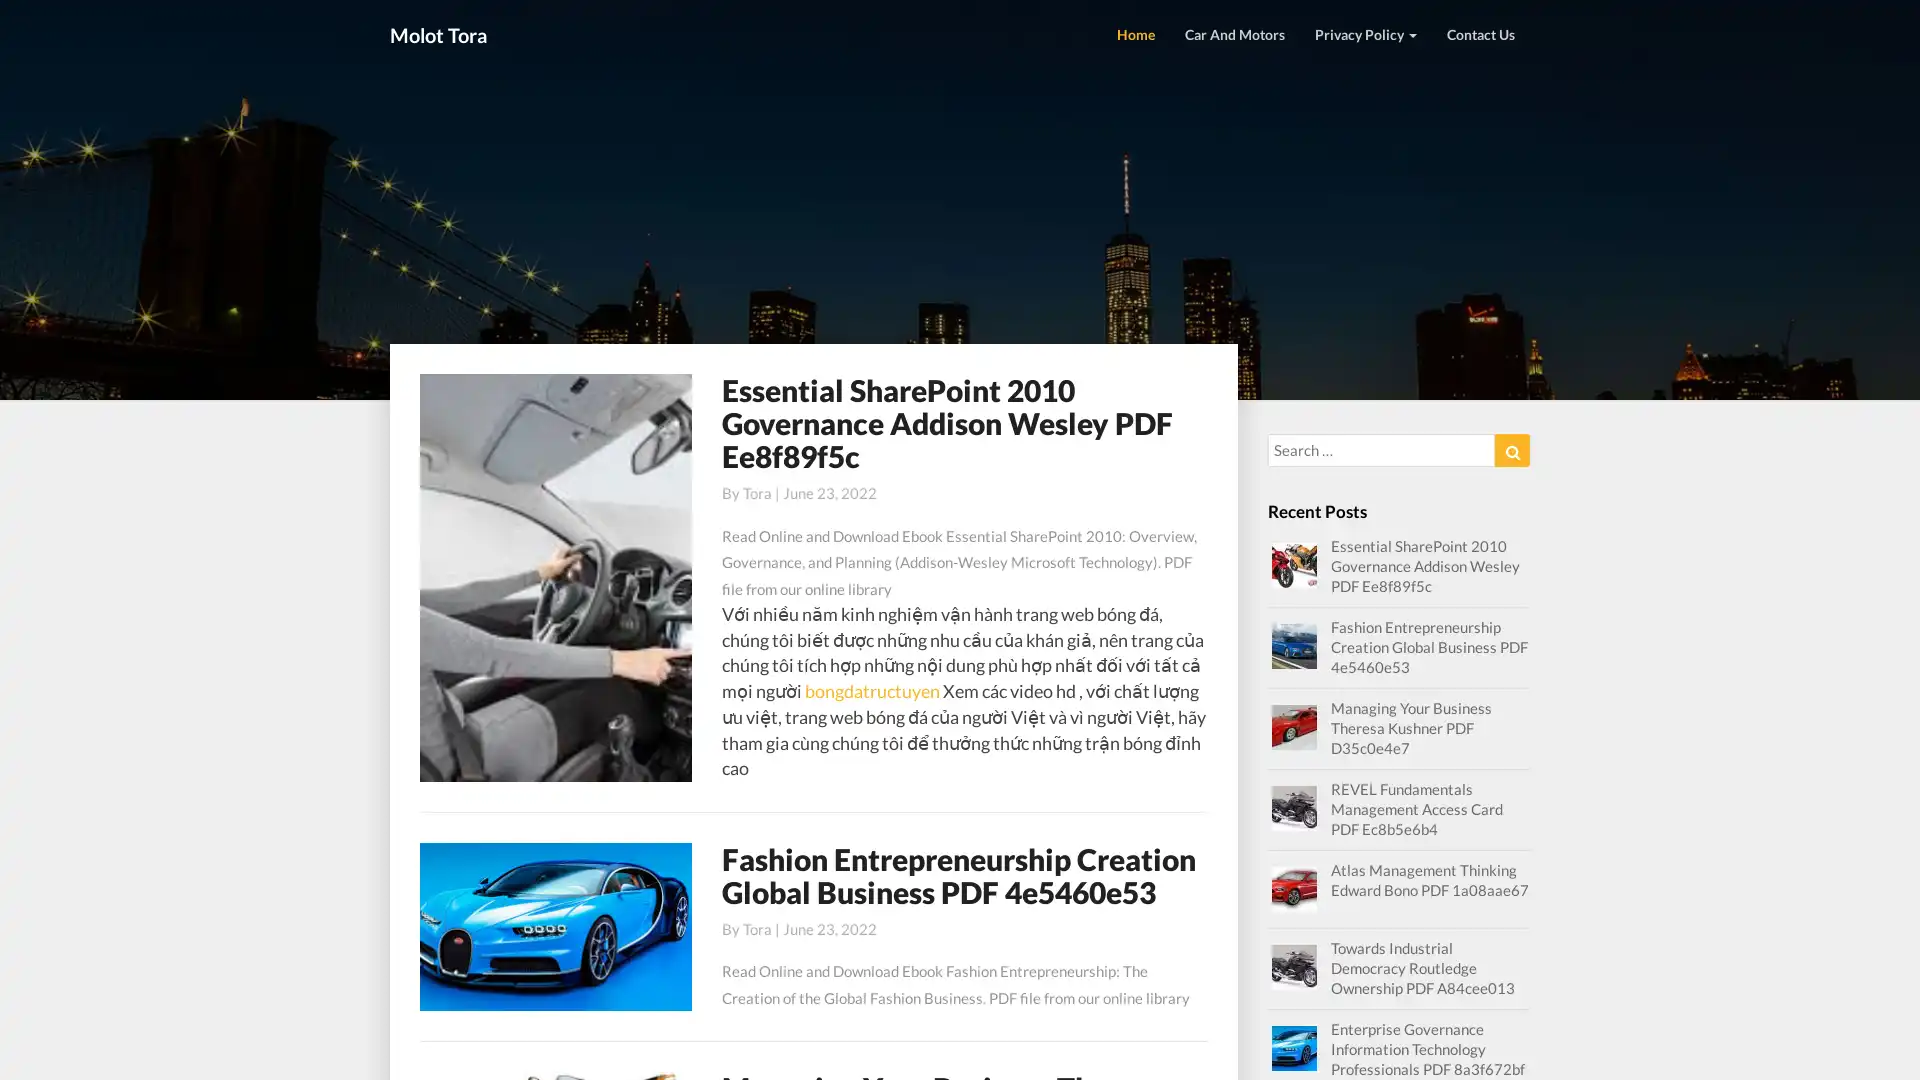 This screenshot has height=1080, width=1920. I want to click on Search, so click(1512, 450).